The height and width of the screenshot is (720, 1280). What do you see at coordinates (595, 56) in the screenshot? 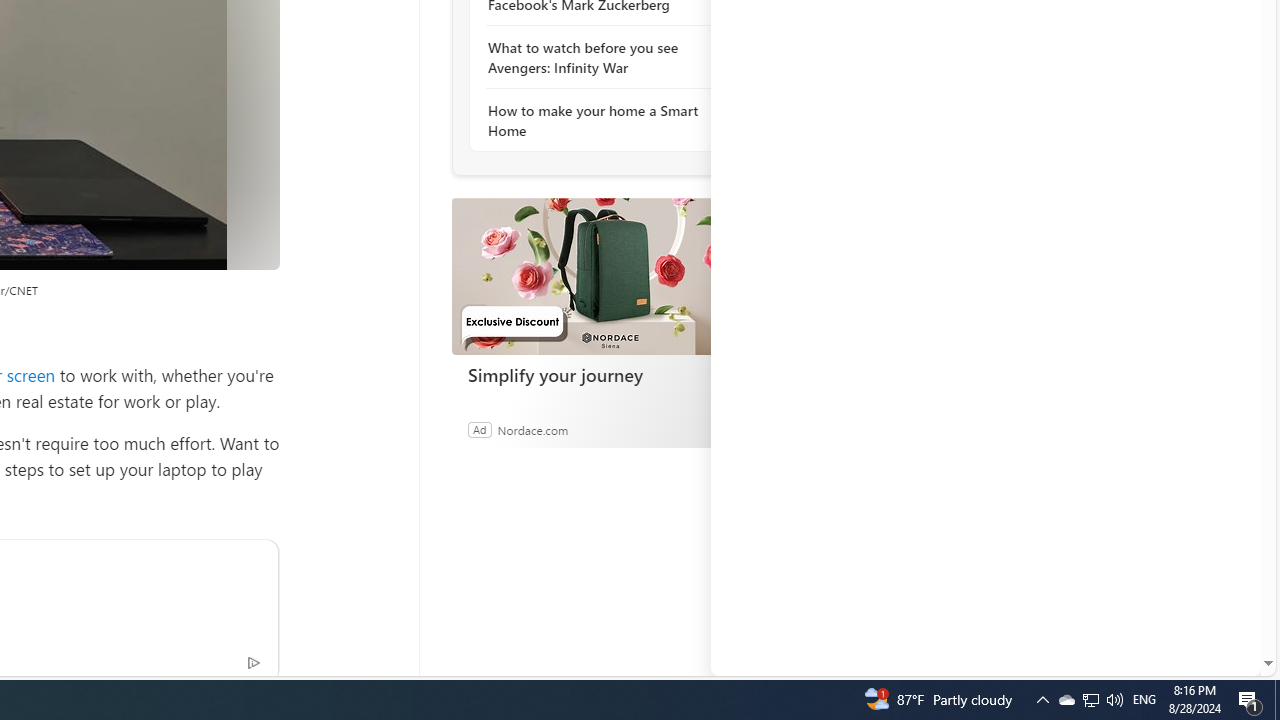
I see `'What to watch before you see Avengers: Infinity War'` at bounding box center [595, 56].